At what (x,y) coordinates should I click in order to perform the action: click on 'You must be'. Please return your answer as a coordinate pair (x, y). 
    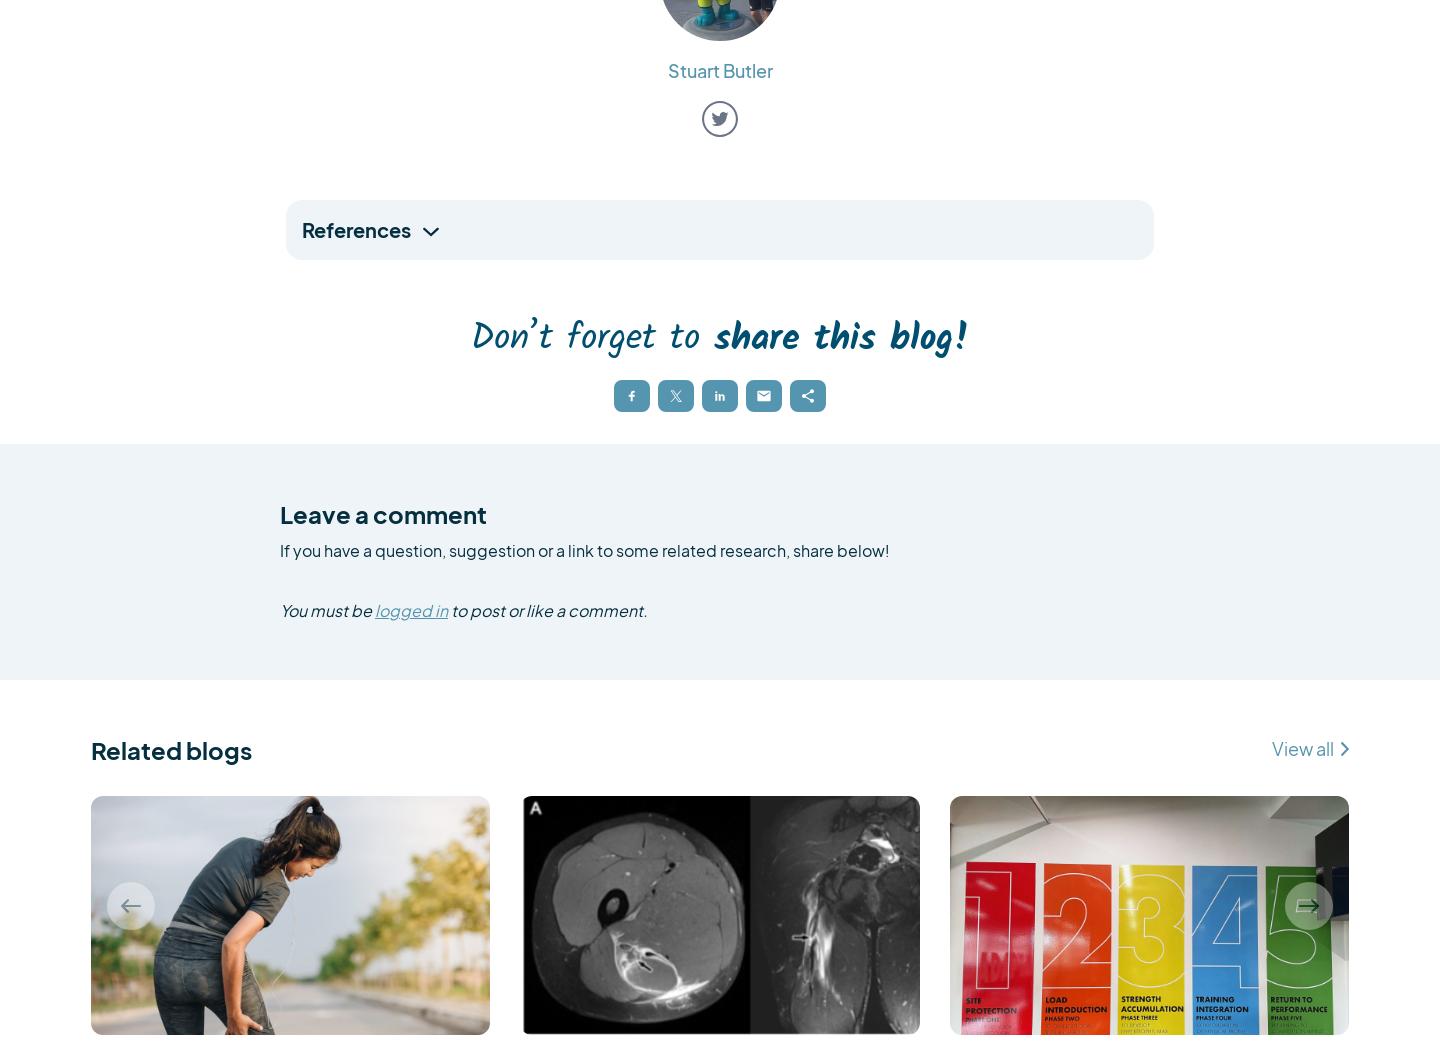
    Looking at the image, I should click on (327, 609).